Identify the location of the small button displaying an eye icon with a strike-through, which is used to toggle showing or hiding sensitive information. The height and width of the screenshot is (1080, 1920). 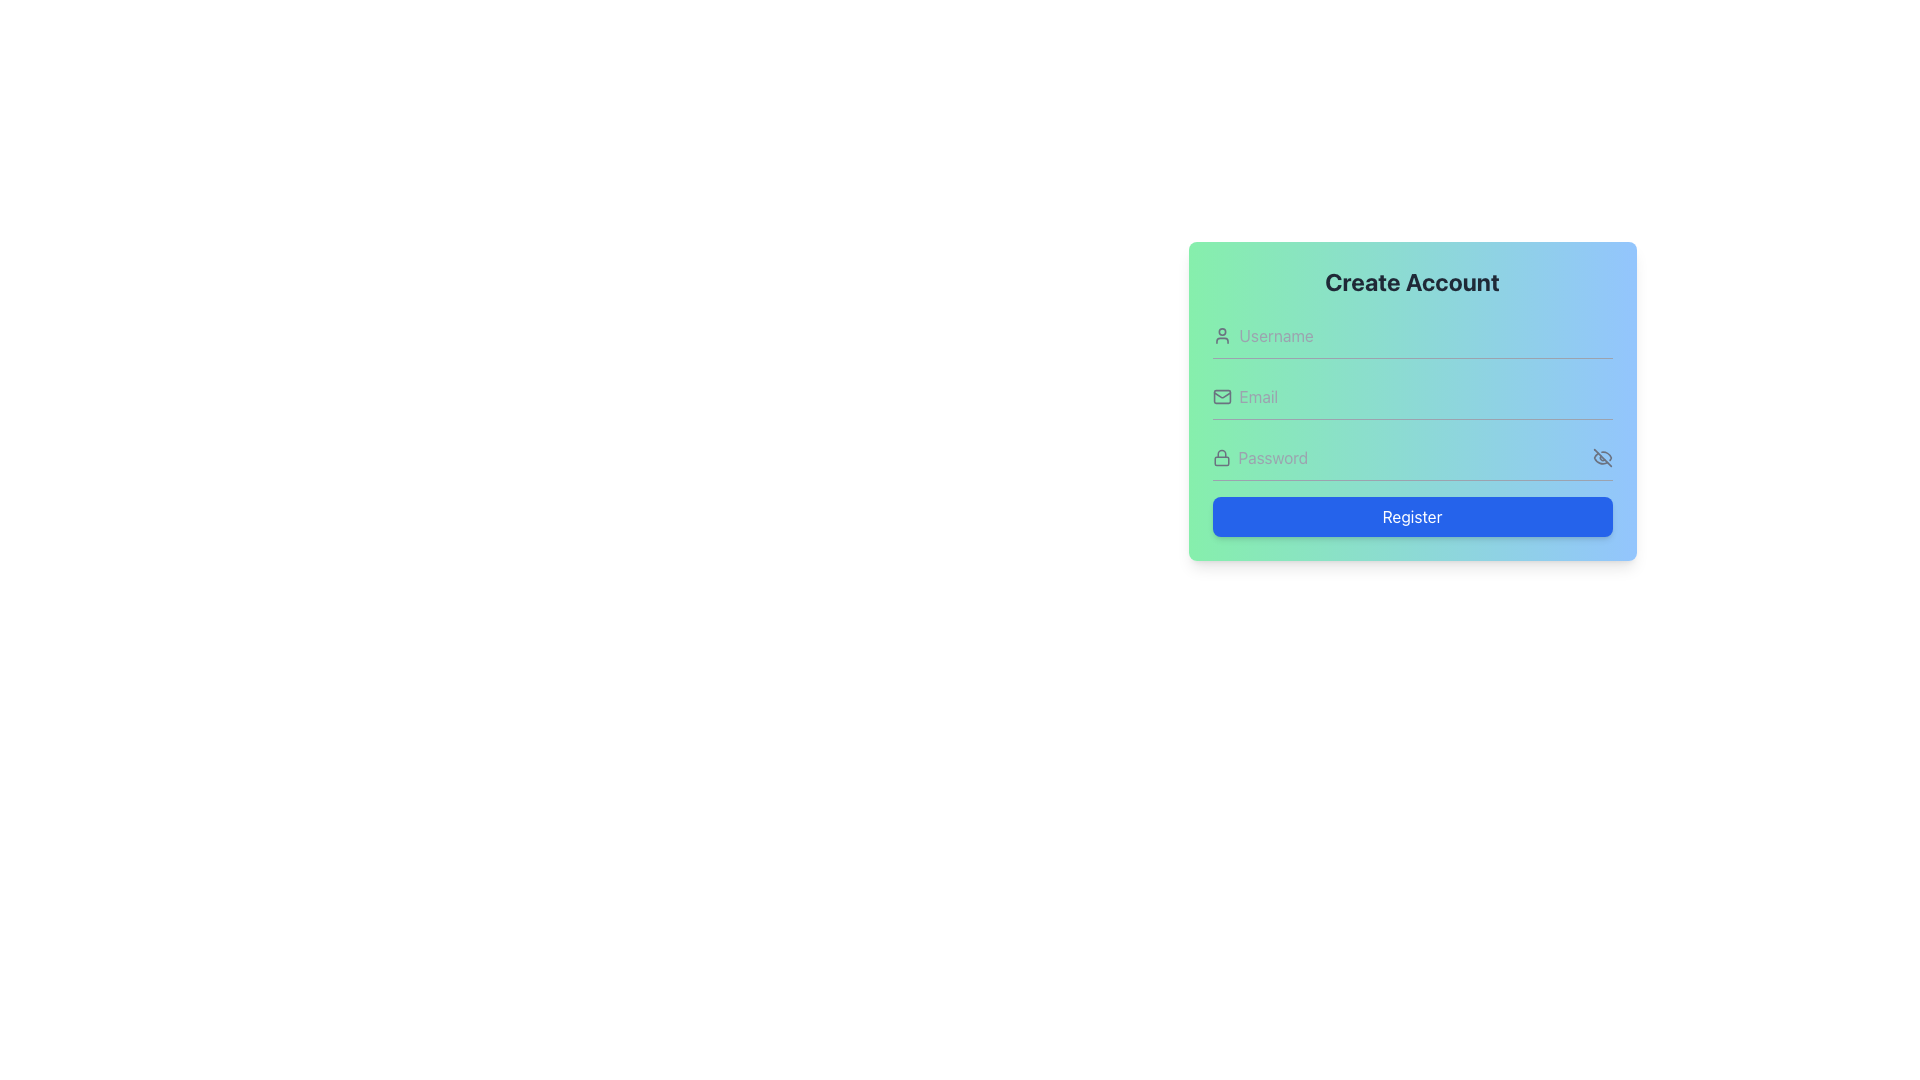
(1602, 458).